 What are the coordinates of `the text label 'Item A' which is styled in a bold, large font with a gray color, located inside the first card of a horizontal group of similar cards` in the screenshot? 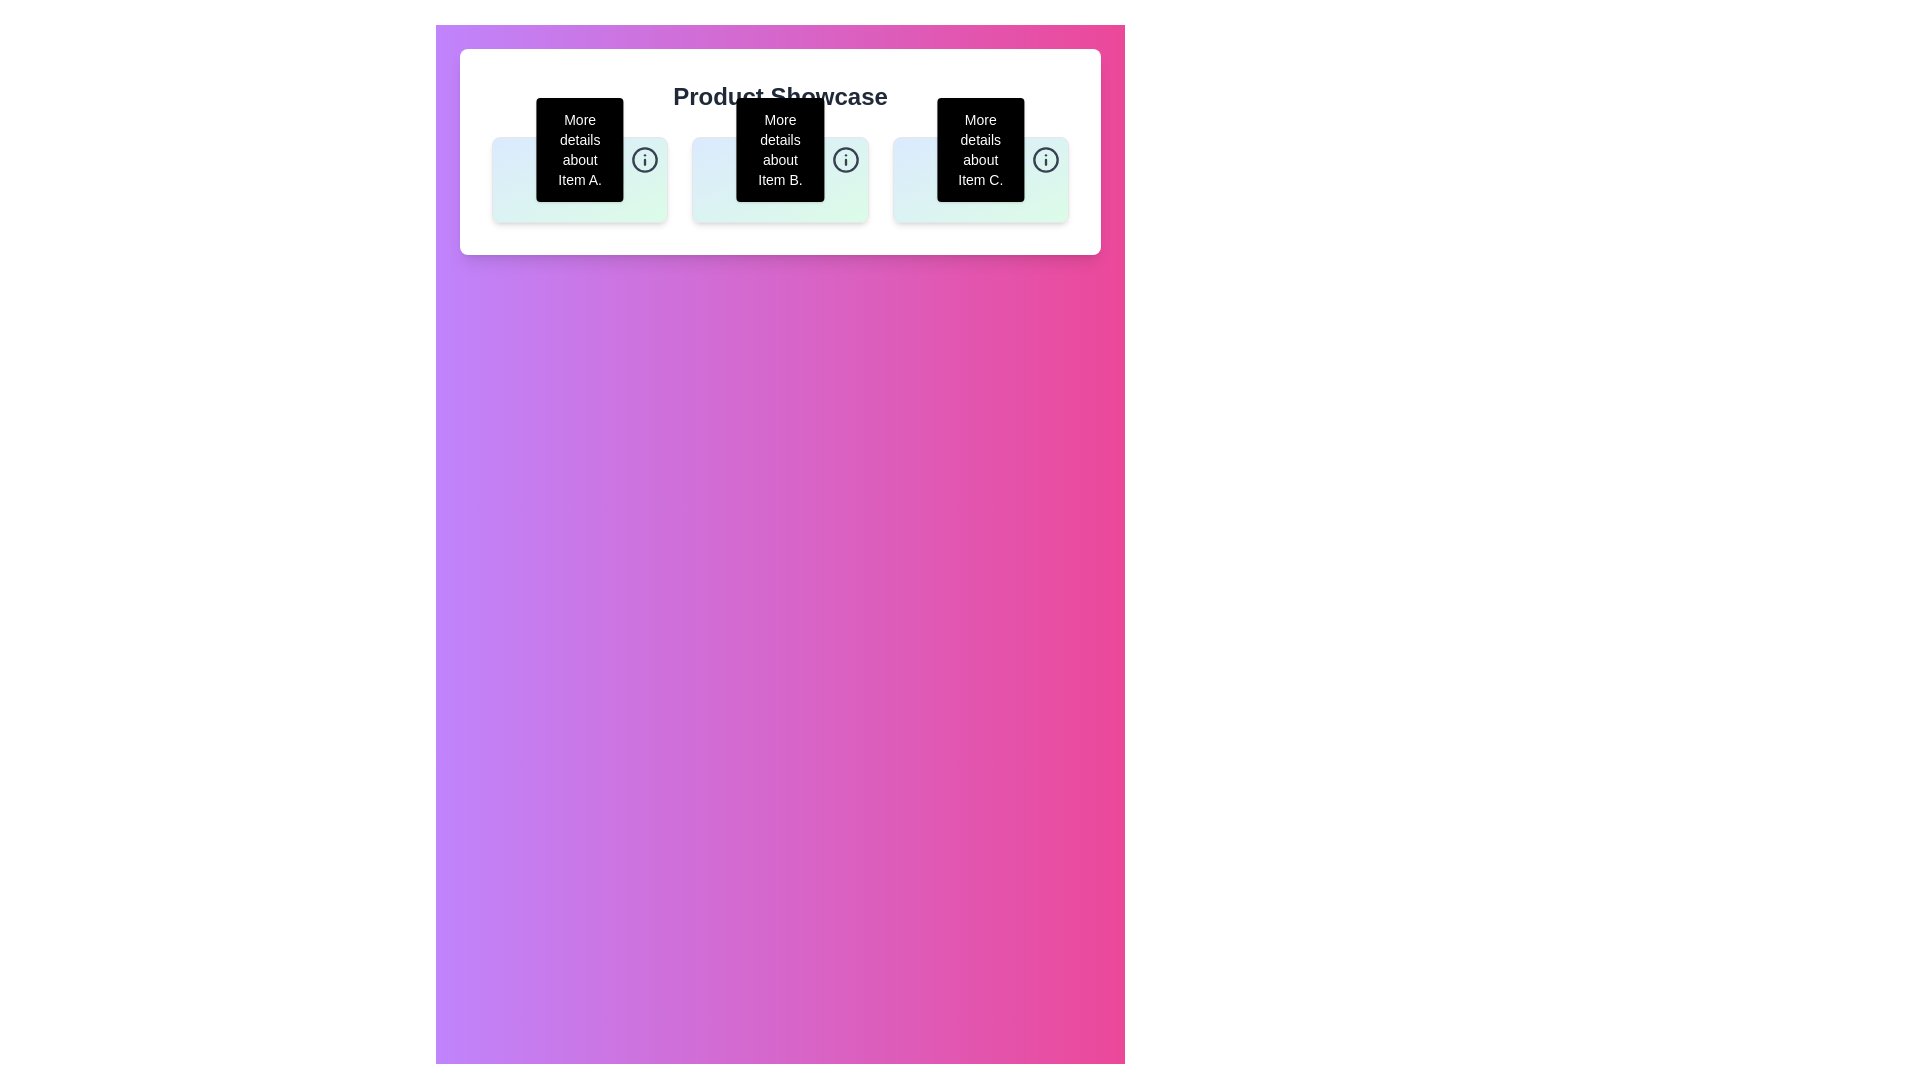 It's located at (579, 175).